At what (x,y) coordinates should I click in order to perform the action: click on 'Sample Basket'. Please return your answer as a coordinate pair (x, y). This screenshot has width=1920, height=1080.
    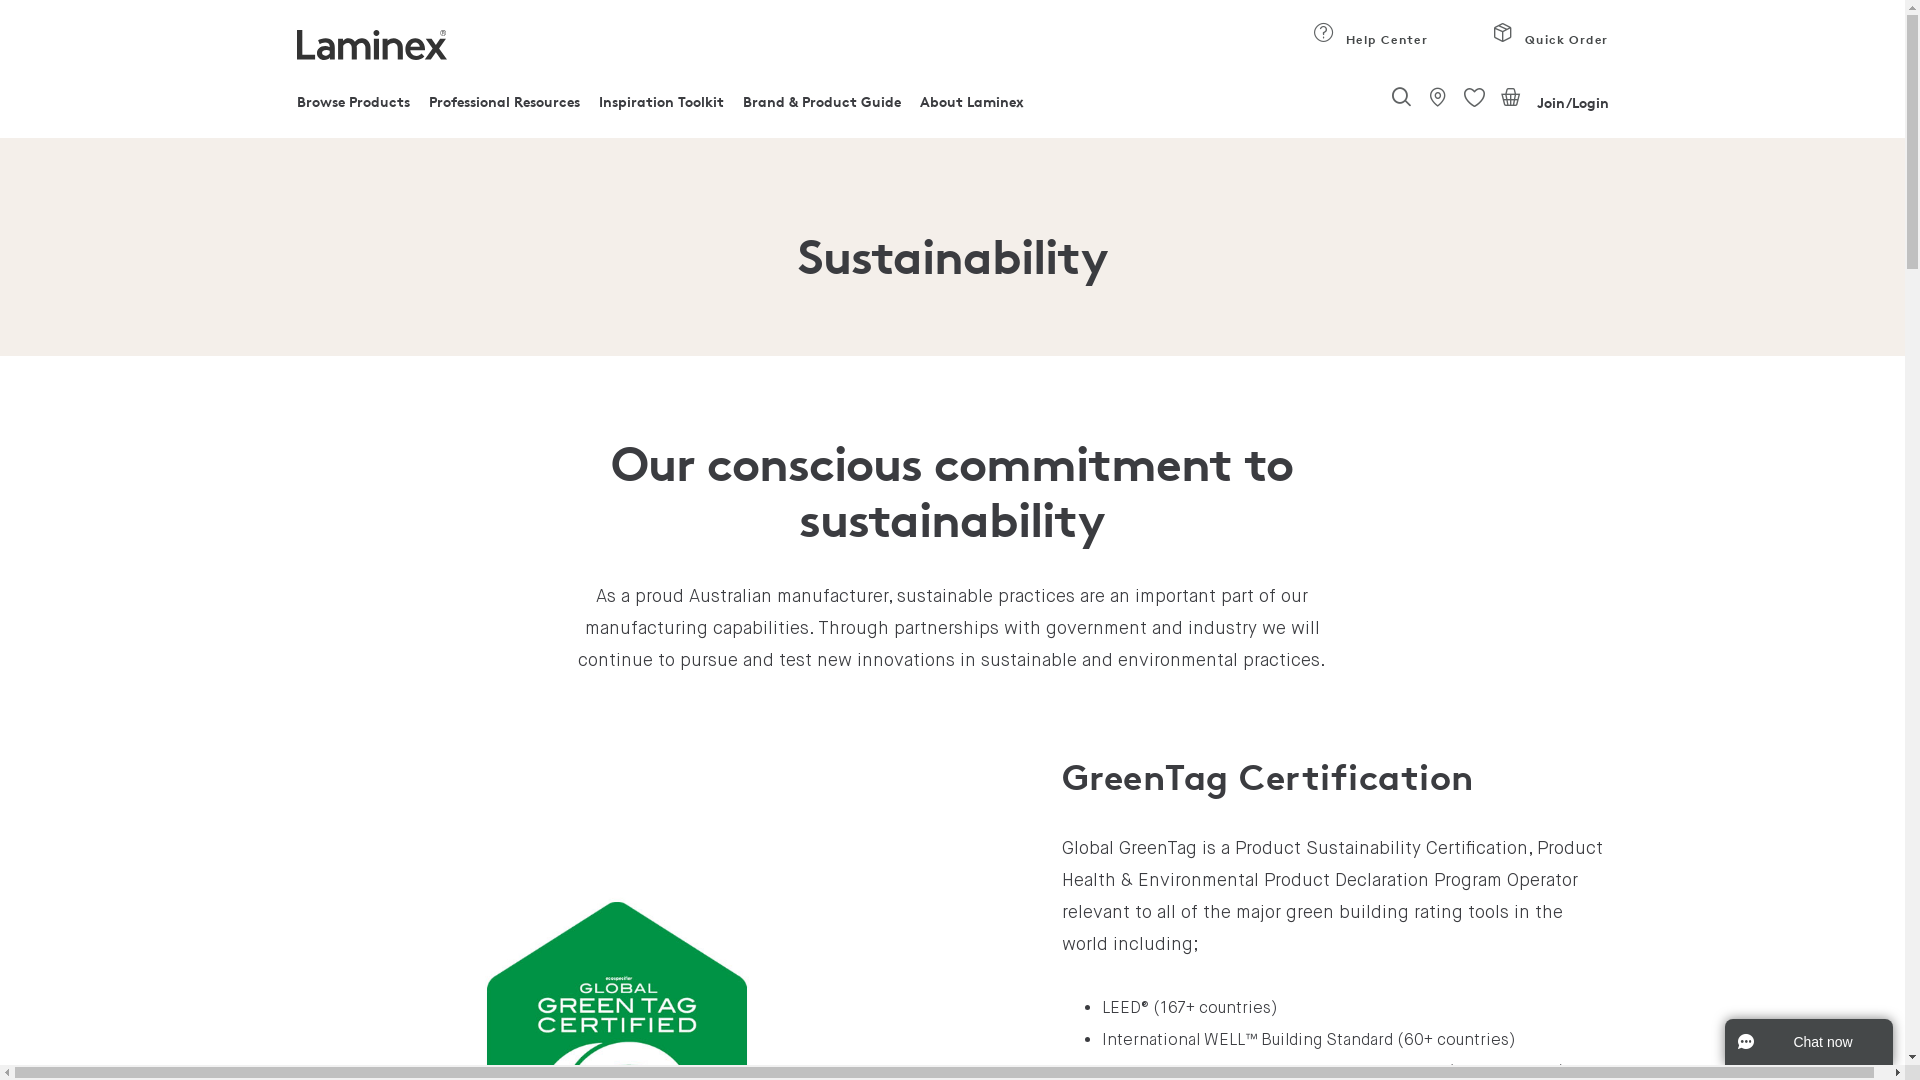
    Looking at the image, I should click on (1511, 96).